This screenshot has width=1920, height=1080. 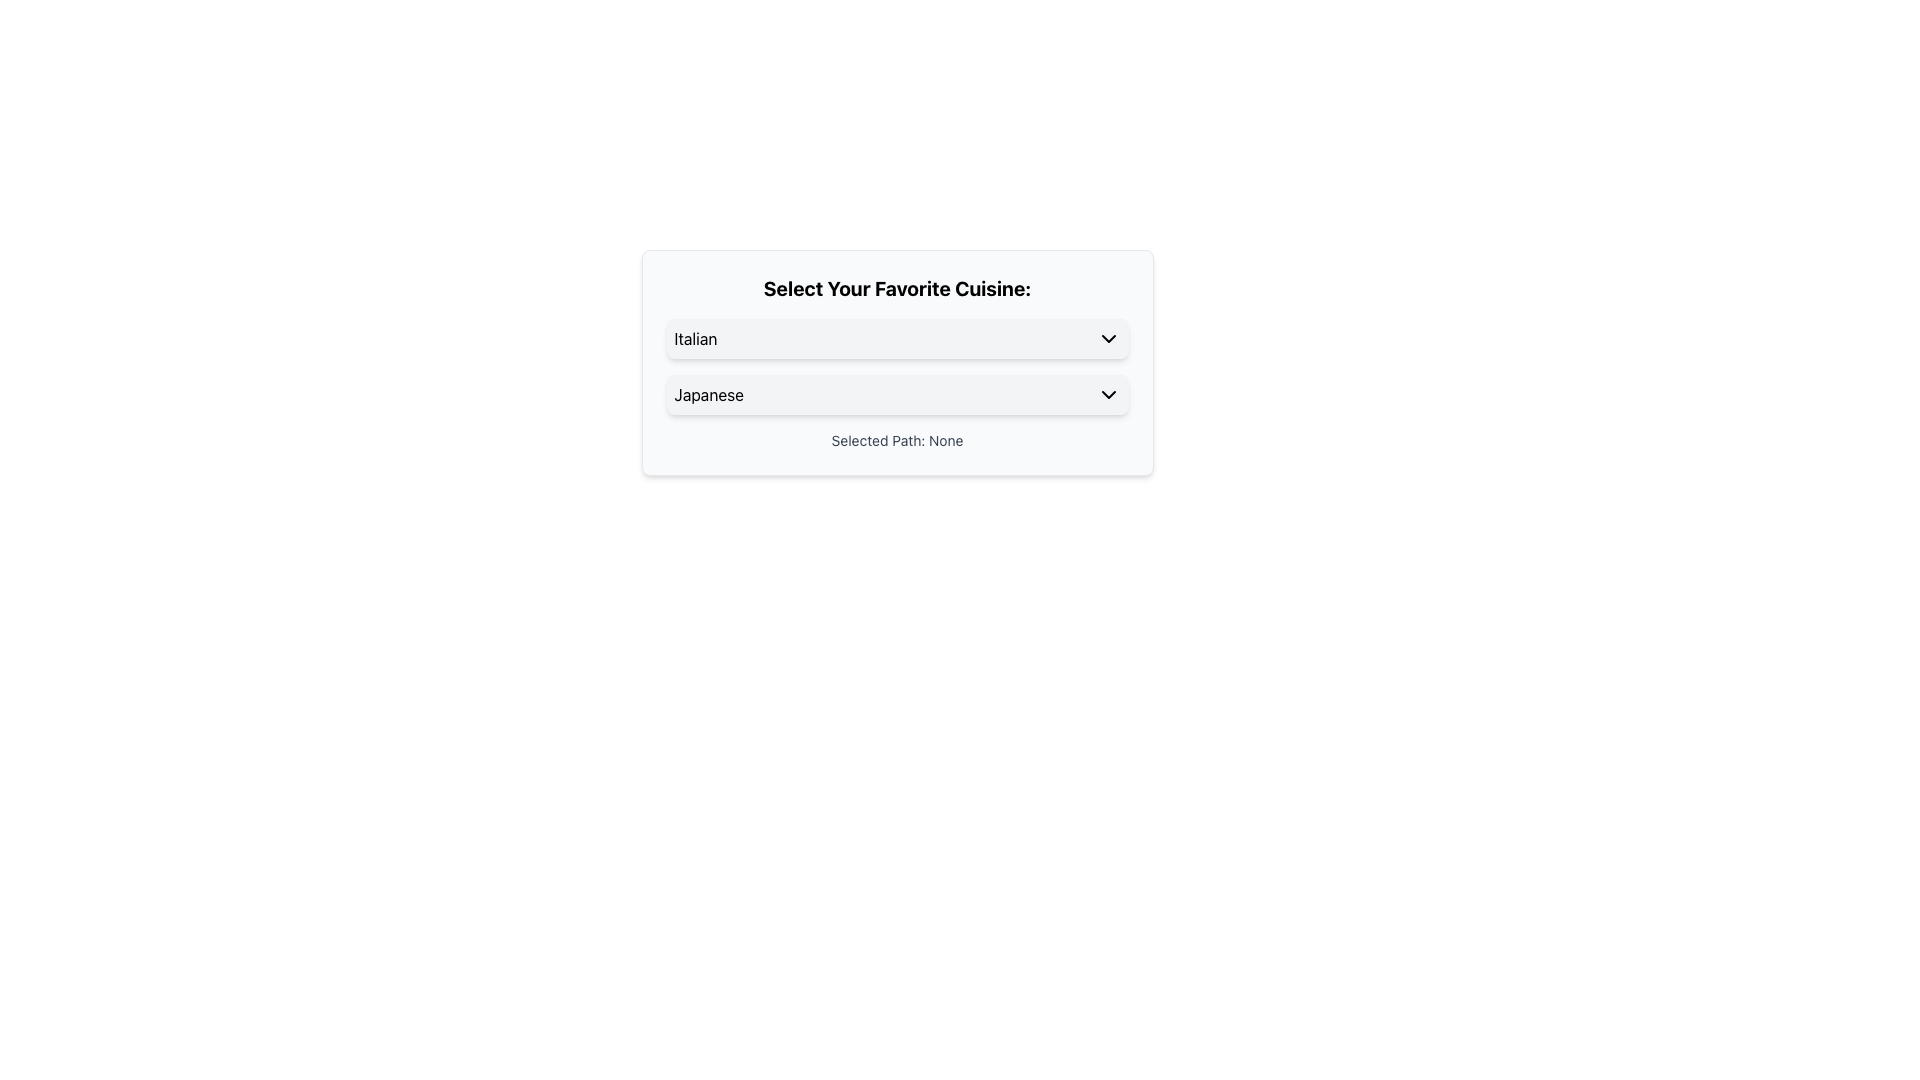 I want to click on the dropdown menu labeled 'Italian', so click(x=896, y=338).